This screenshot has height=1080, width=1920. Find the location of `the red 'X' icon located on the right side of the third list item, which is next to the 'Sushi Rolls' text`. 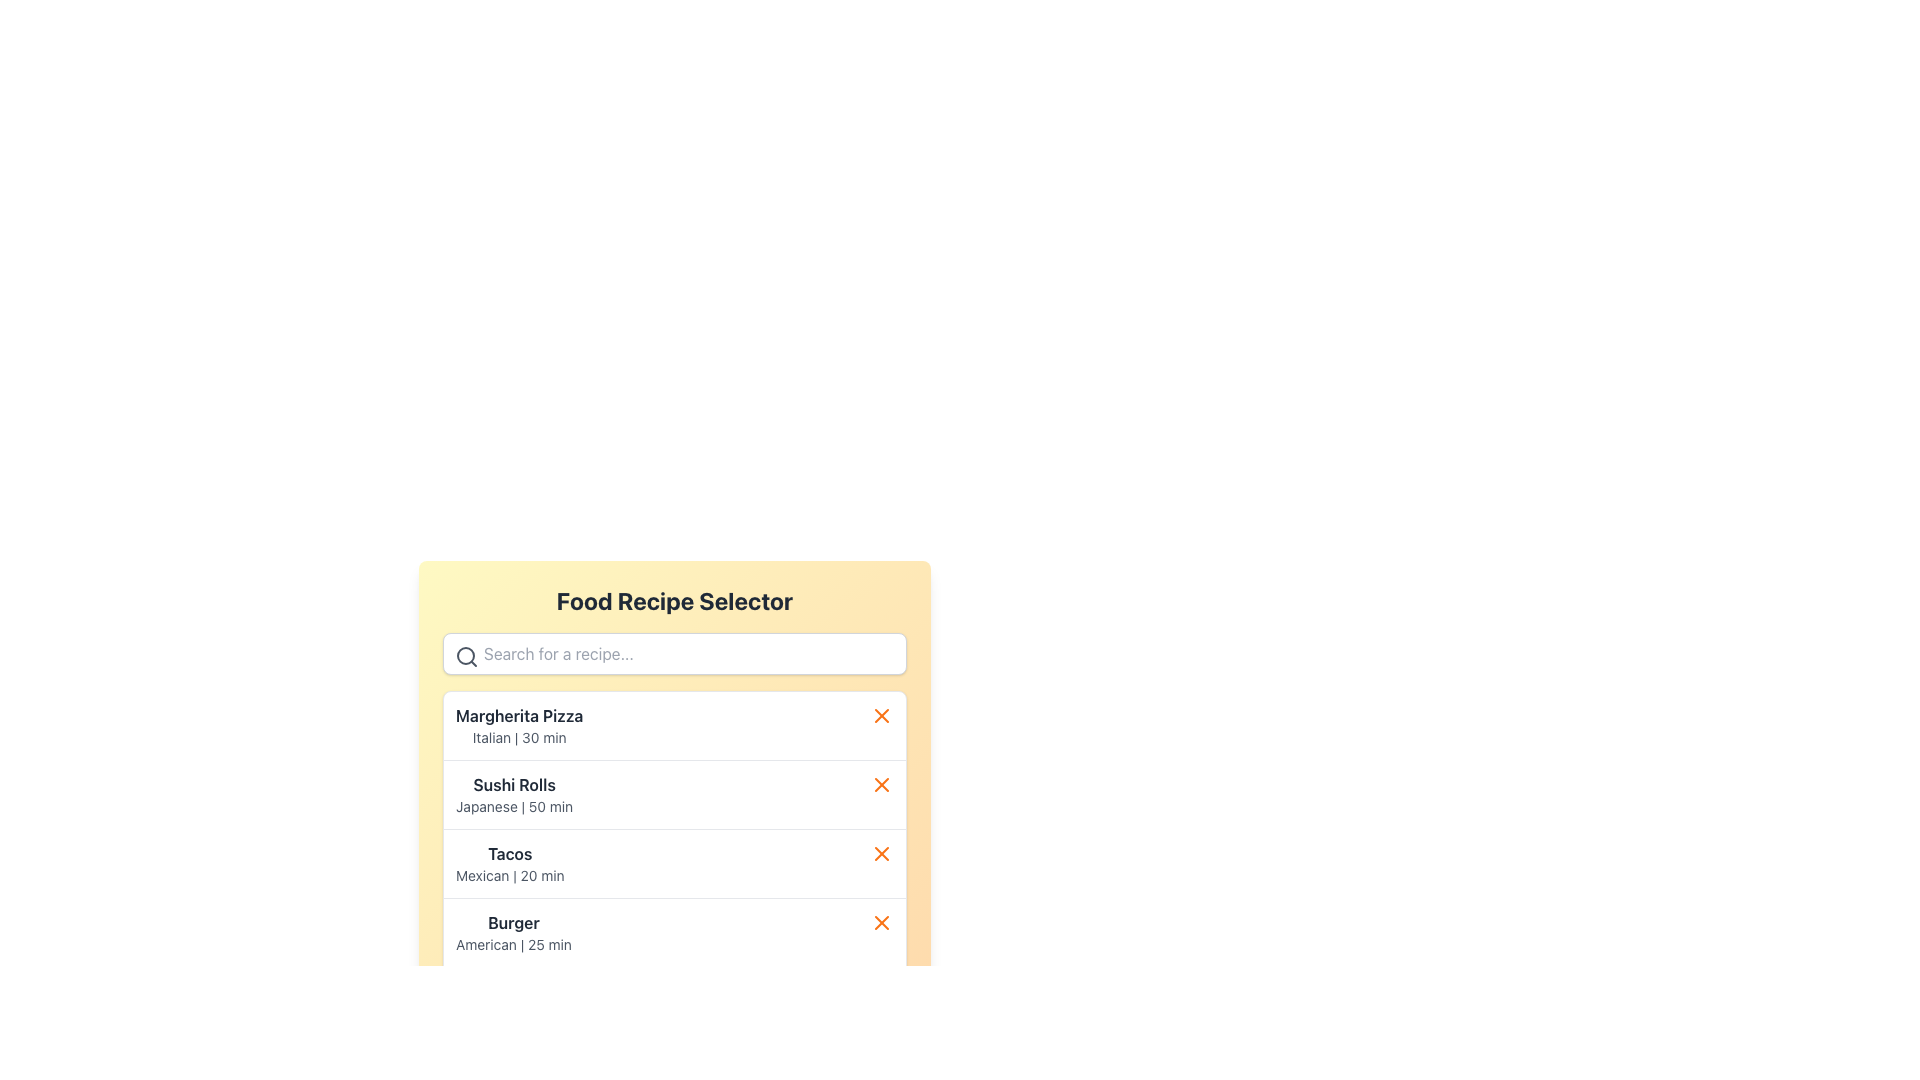

the red 'X' icon located on the right side of the third list item, which is next to the 'Sushi Rolls' text is located at coordinates (881, 784).